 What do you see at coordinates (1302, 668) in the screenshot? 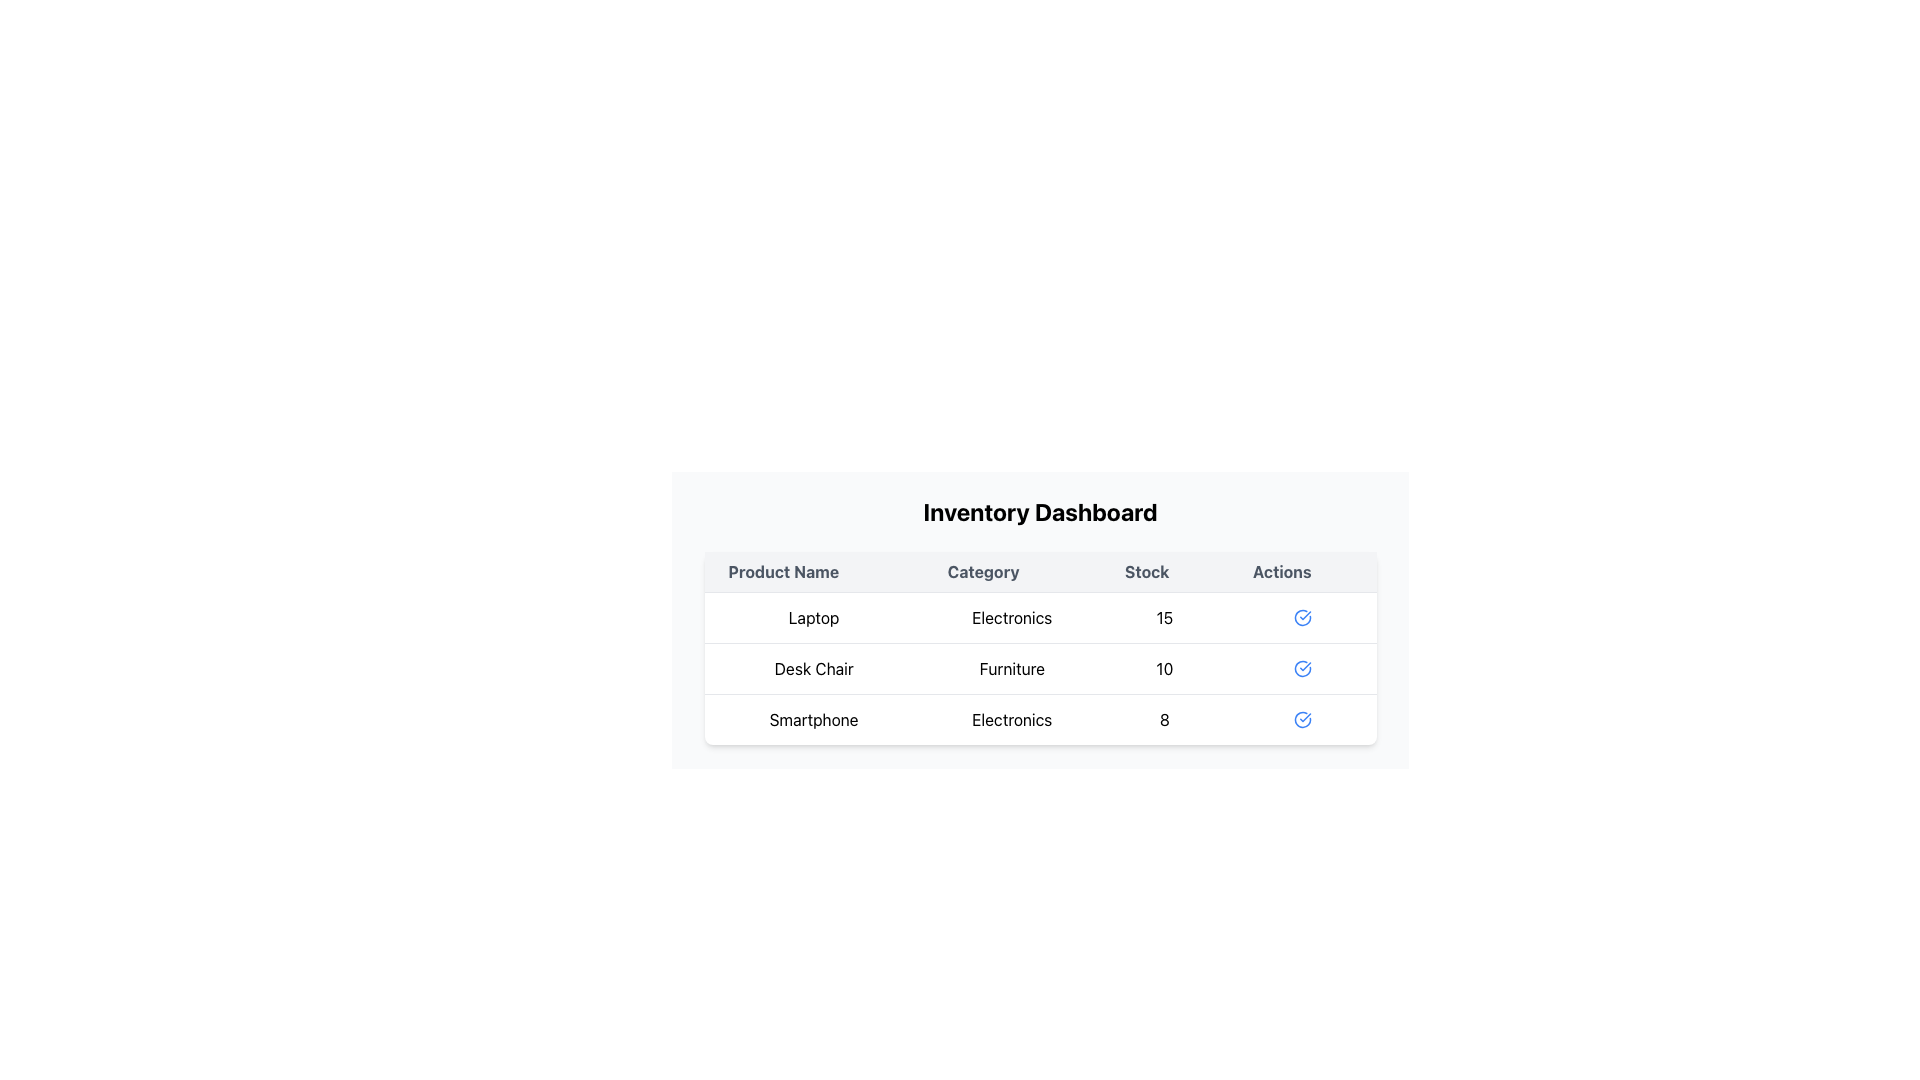
I see `the blue circular checkmark icon button located in the 'Actions' column of the second row in the table, aligned with 'Desk Chair' under the 'Product Name' column to trigger the hover effect` at bounding box center [1302, 668].